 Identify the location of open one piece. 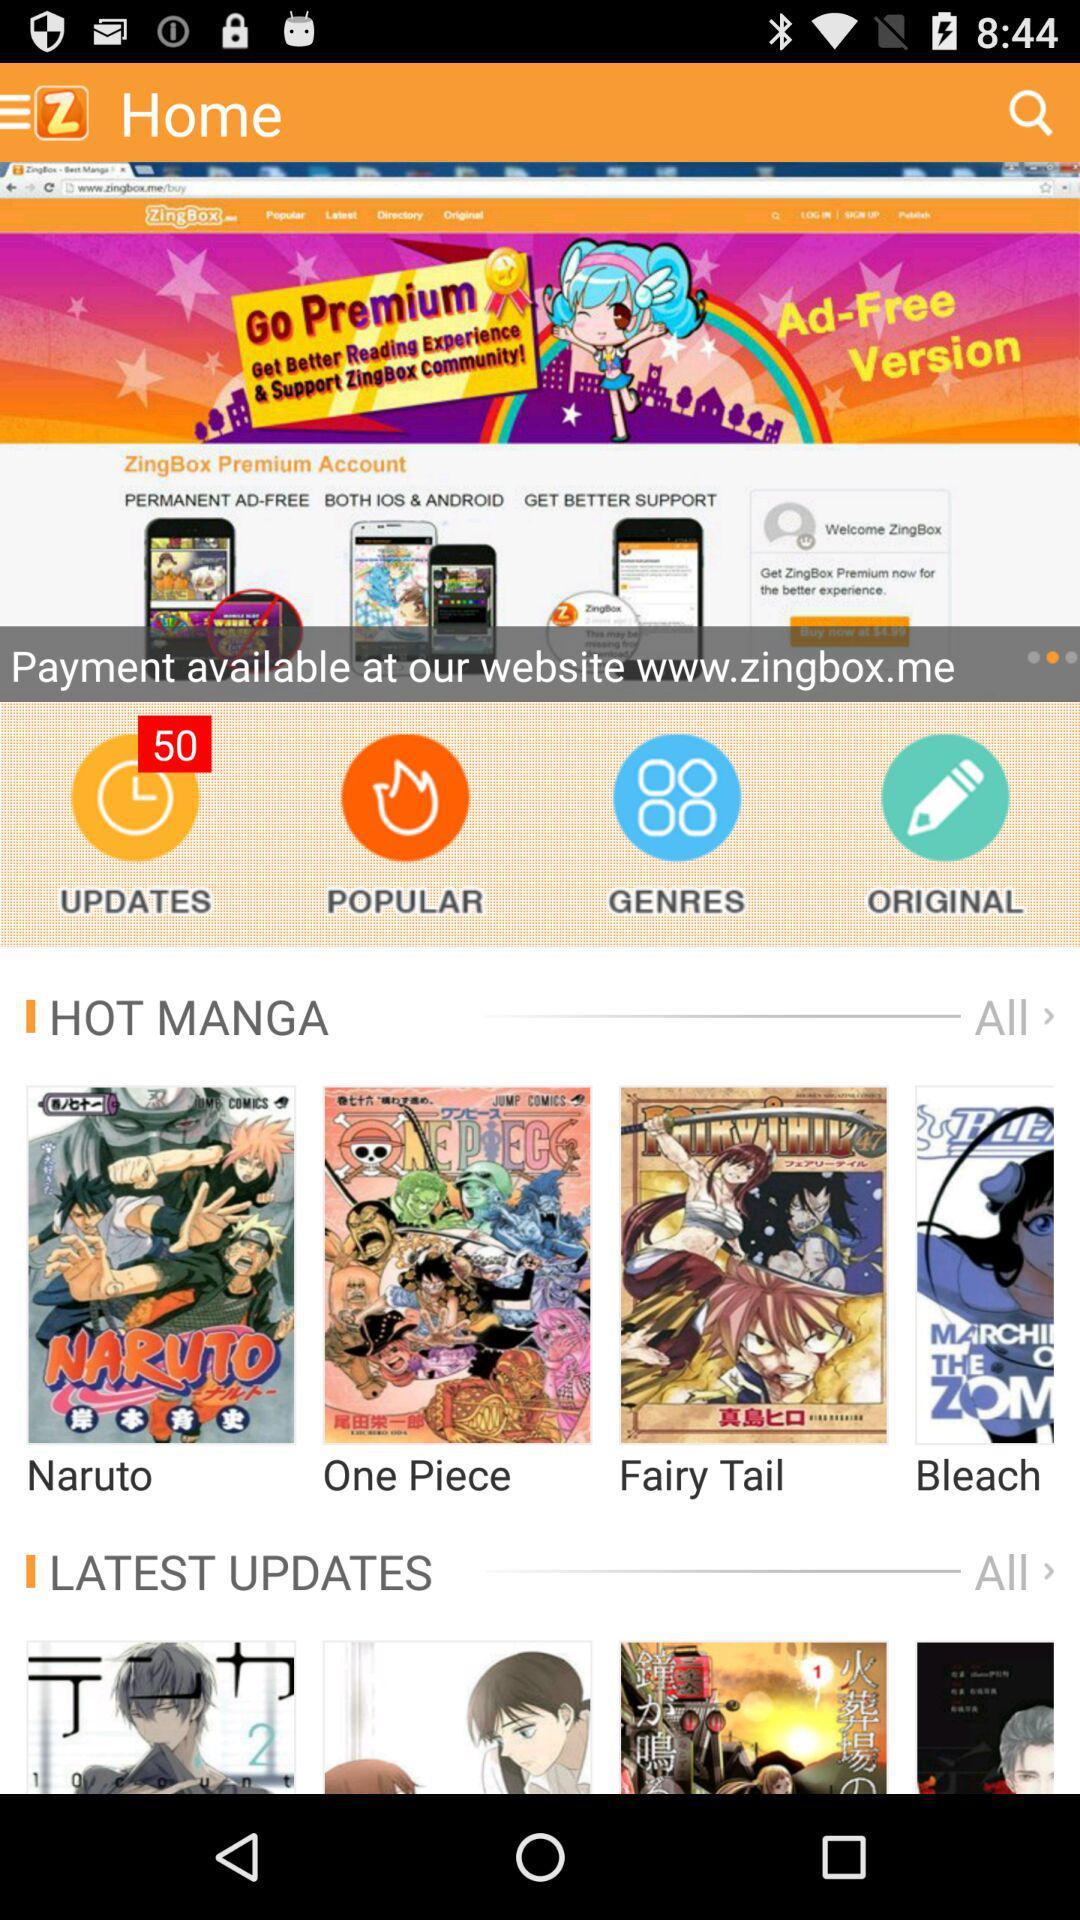
(457, 1264).